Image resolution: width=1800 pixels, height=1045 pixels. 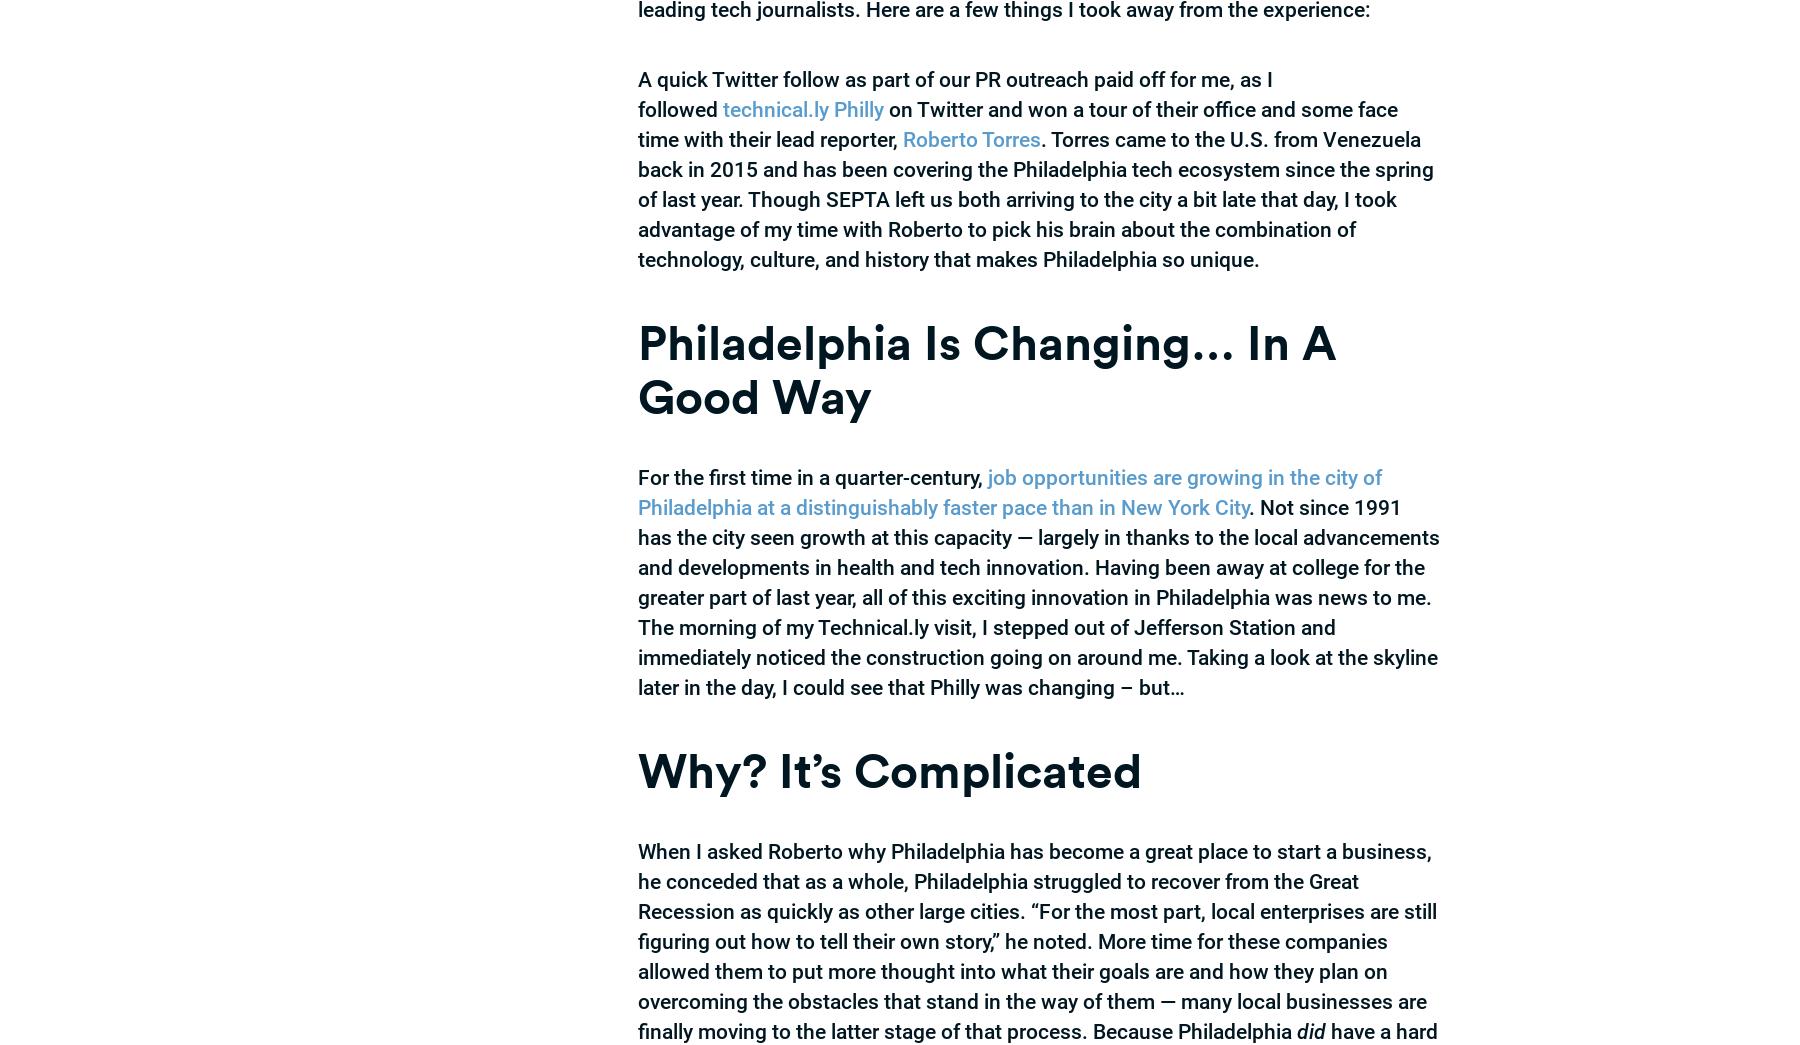 I want to click on '. Torres came to the U.S. from Venezuela back in 2015 and has been covering the Philadelphia tech ecosystem since the spring of last year. Though SEPTA left us both arriving to the city a bit late that day, I took advantage of my time with Roberto to pick his brain about the combination of technology, culture, and history that makes Philadelphia so unique.', so click(x=1036, y=200).